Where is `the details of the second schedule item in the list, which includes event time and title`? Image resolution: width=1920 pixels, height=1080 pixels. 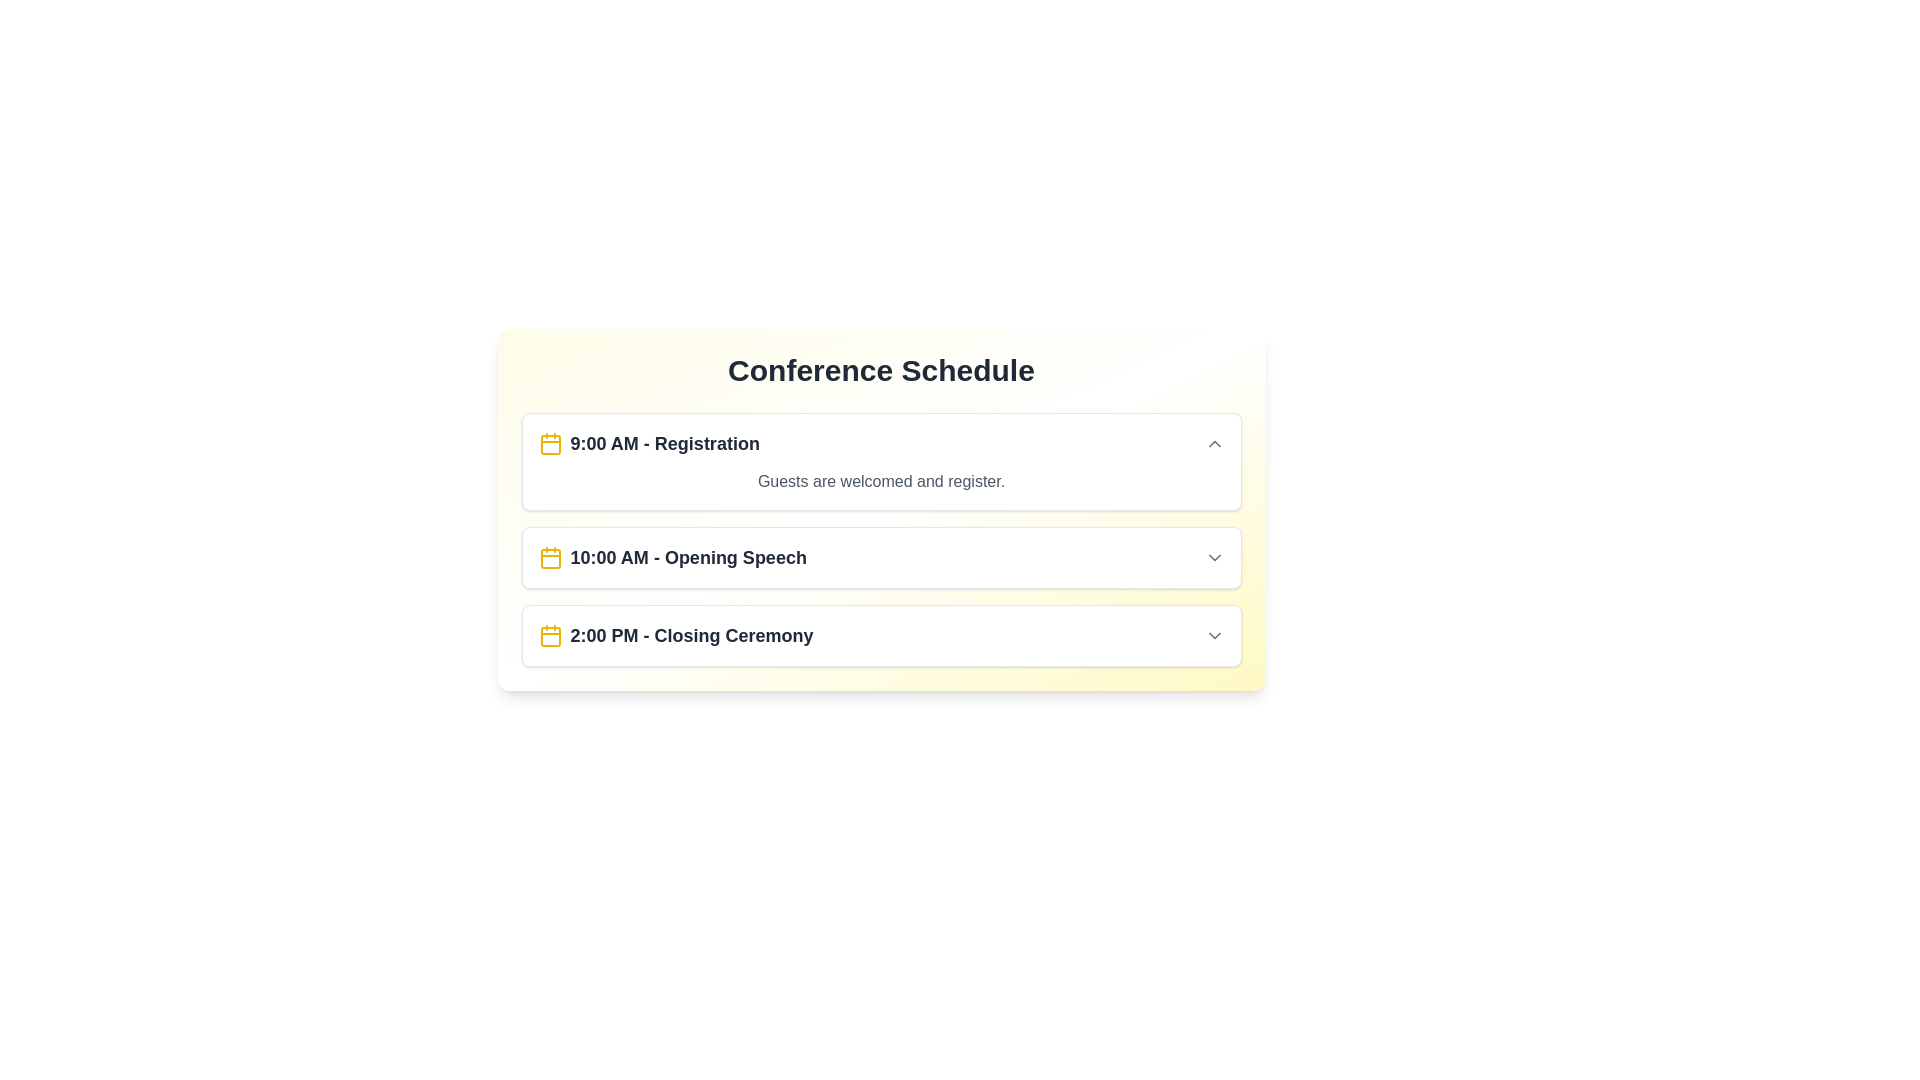 the details of the second schedule item in the list, which includes event time and title is located at coordinates (880, 558).